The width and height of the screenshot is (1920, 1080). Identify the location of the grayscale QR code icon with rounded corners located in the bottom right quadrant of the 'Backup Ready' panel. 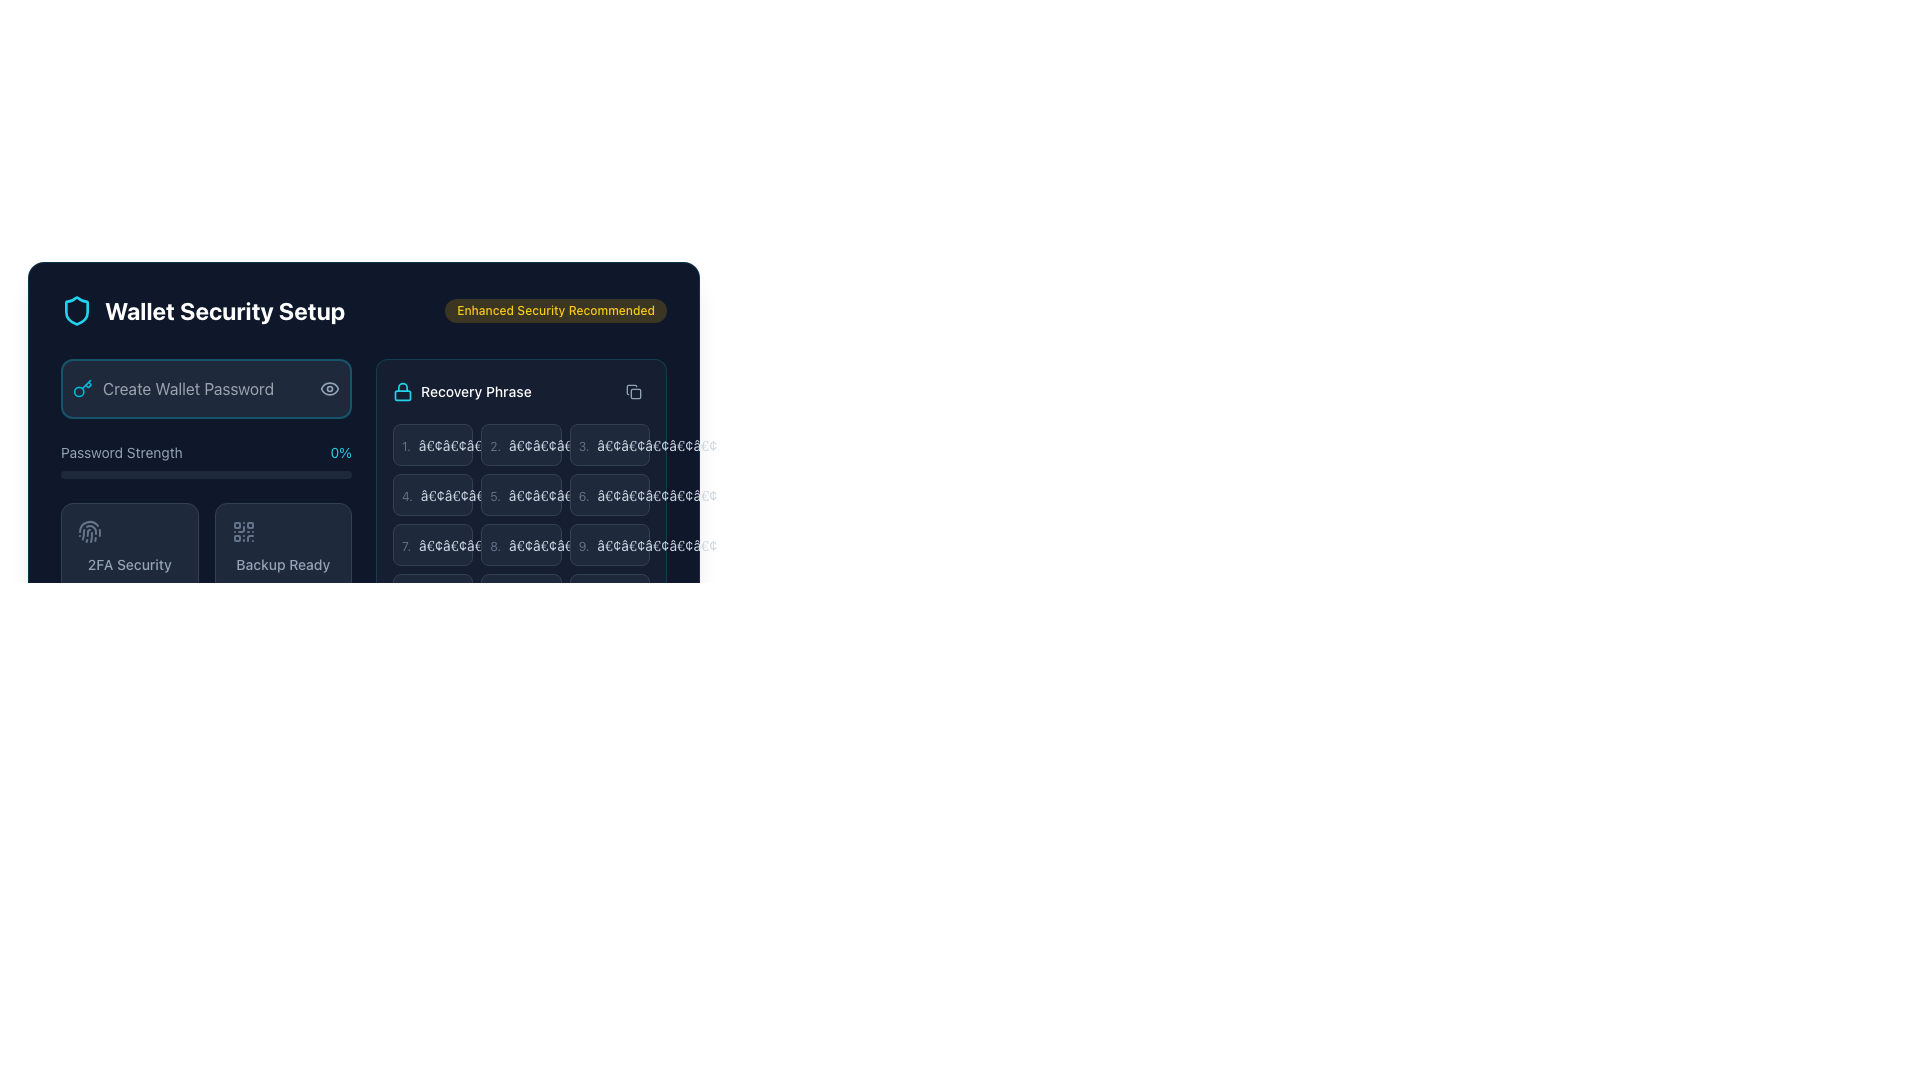
(242, 531).